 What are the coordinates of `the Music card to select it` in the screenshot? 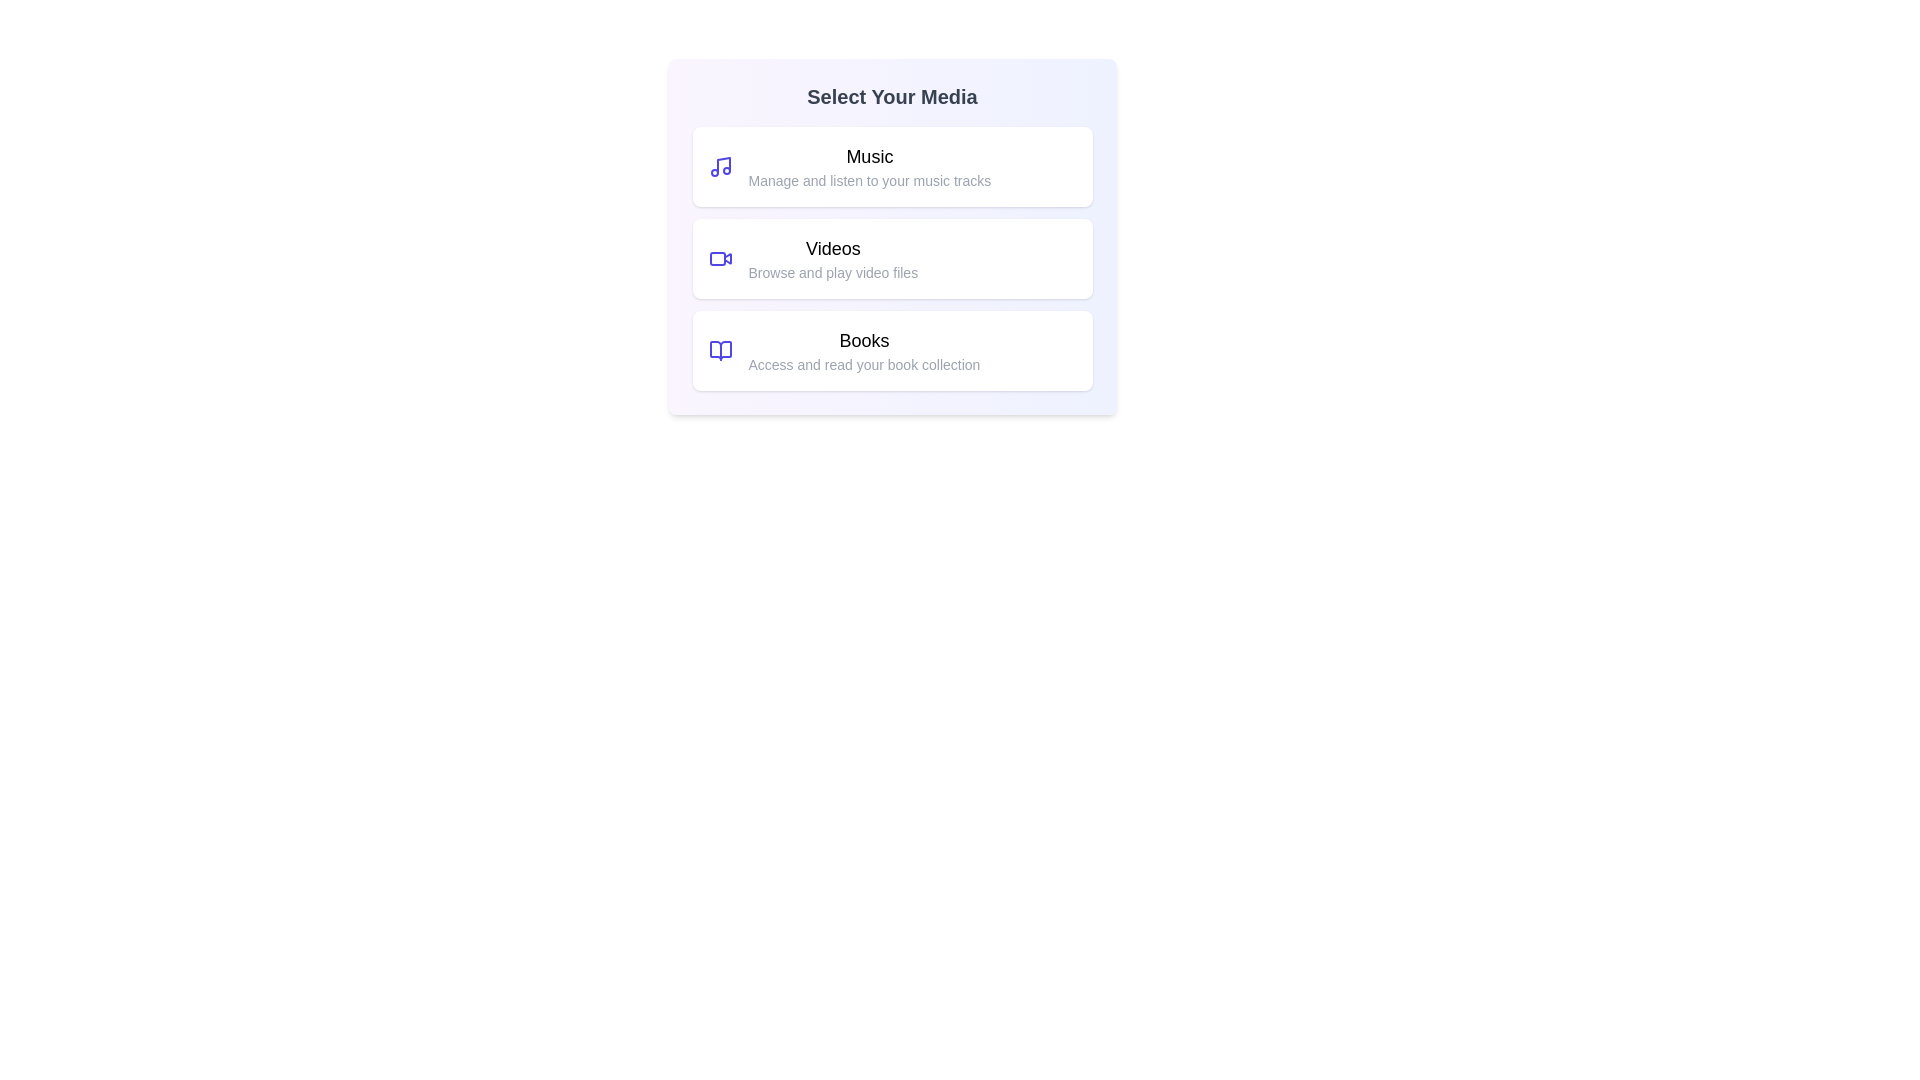 It's located at (891, 165).